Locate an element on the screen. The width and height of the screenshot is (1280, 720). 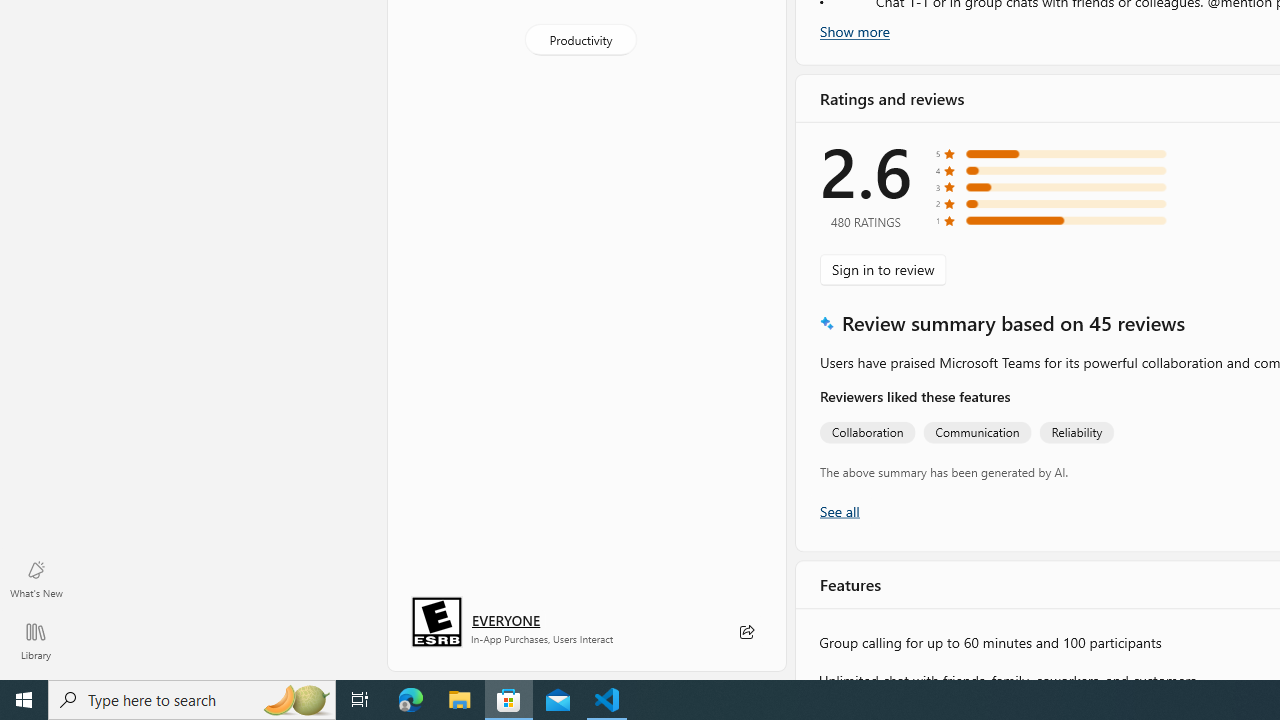
'Sign in to review' is located at coordinates (882, 268).